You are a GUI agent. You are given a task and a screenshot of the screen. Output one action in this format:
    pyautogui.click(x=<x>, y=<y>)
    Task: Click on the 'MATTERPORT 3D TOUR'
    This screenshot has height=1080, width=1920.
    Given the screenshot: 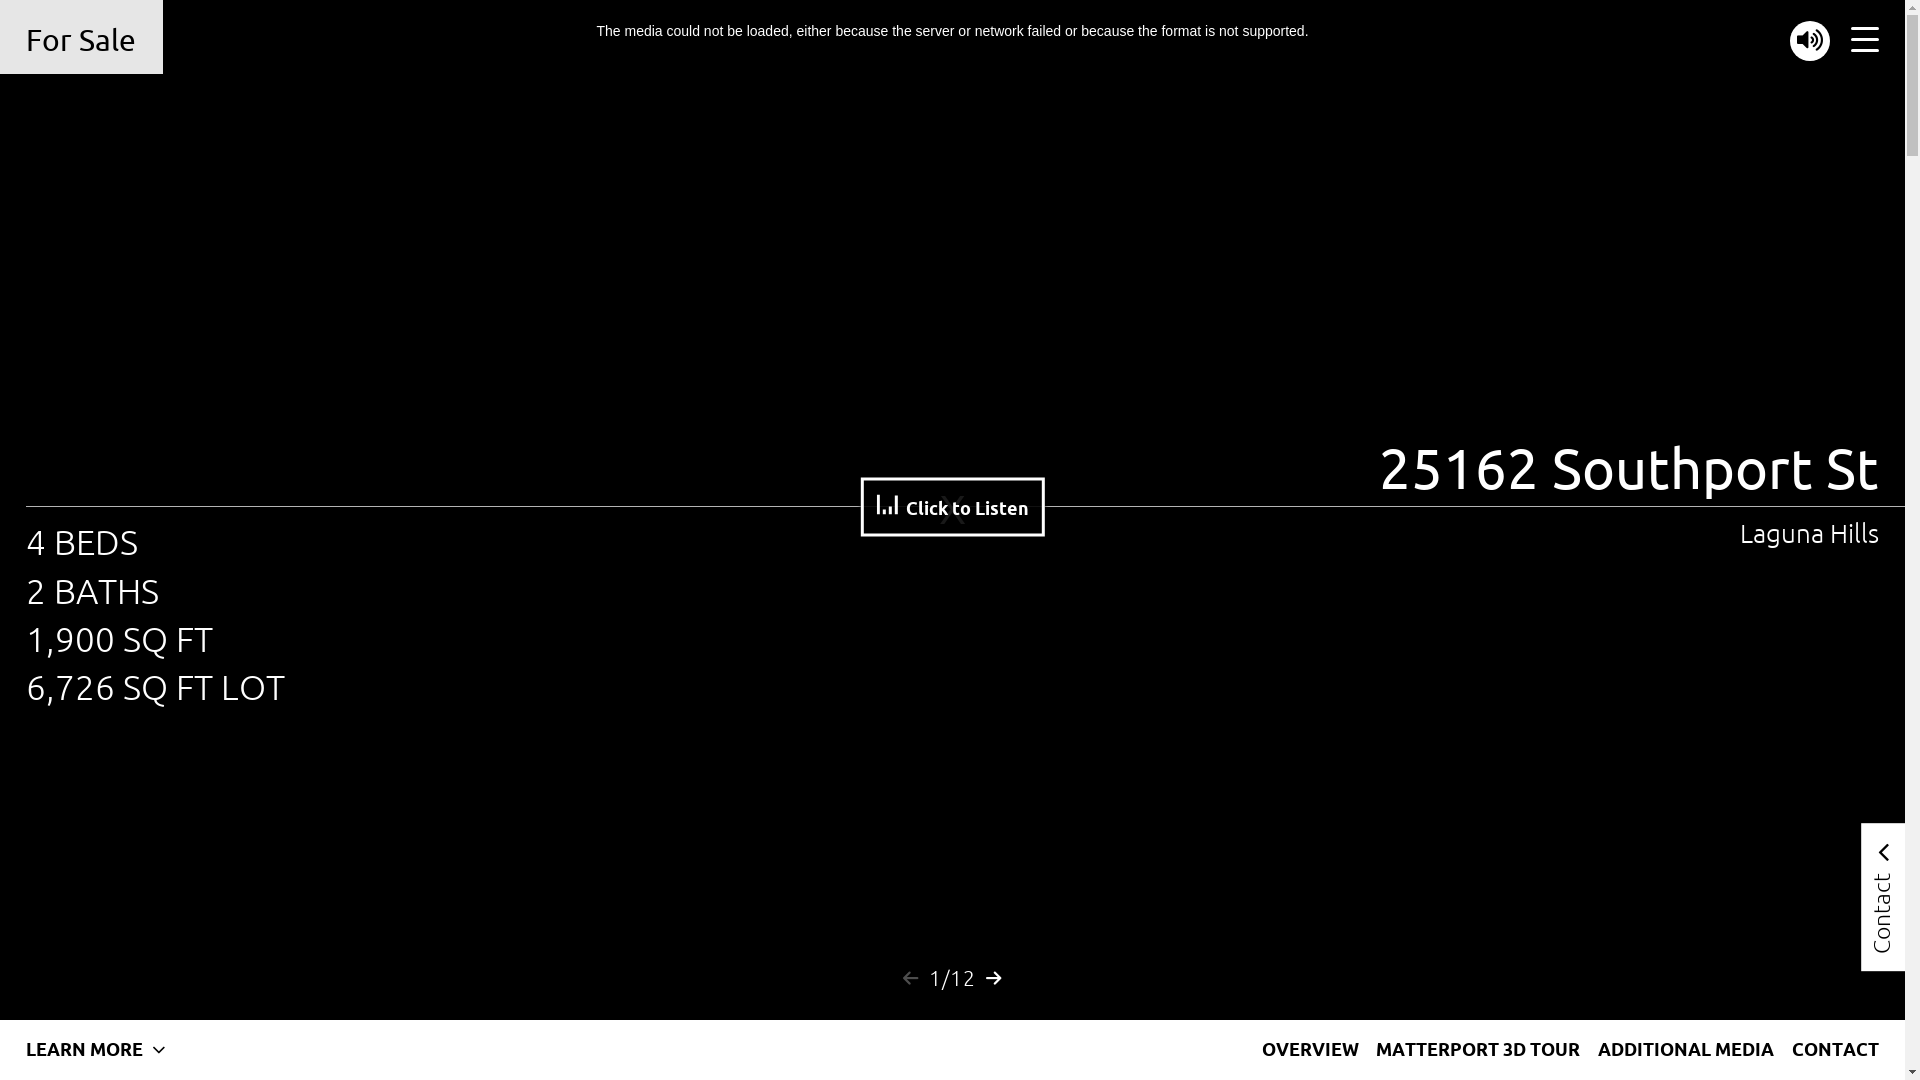 What is the action you would take?
    pyautogui.click(x=1478, y=1048)
    